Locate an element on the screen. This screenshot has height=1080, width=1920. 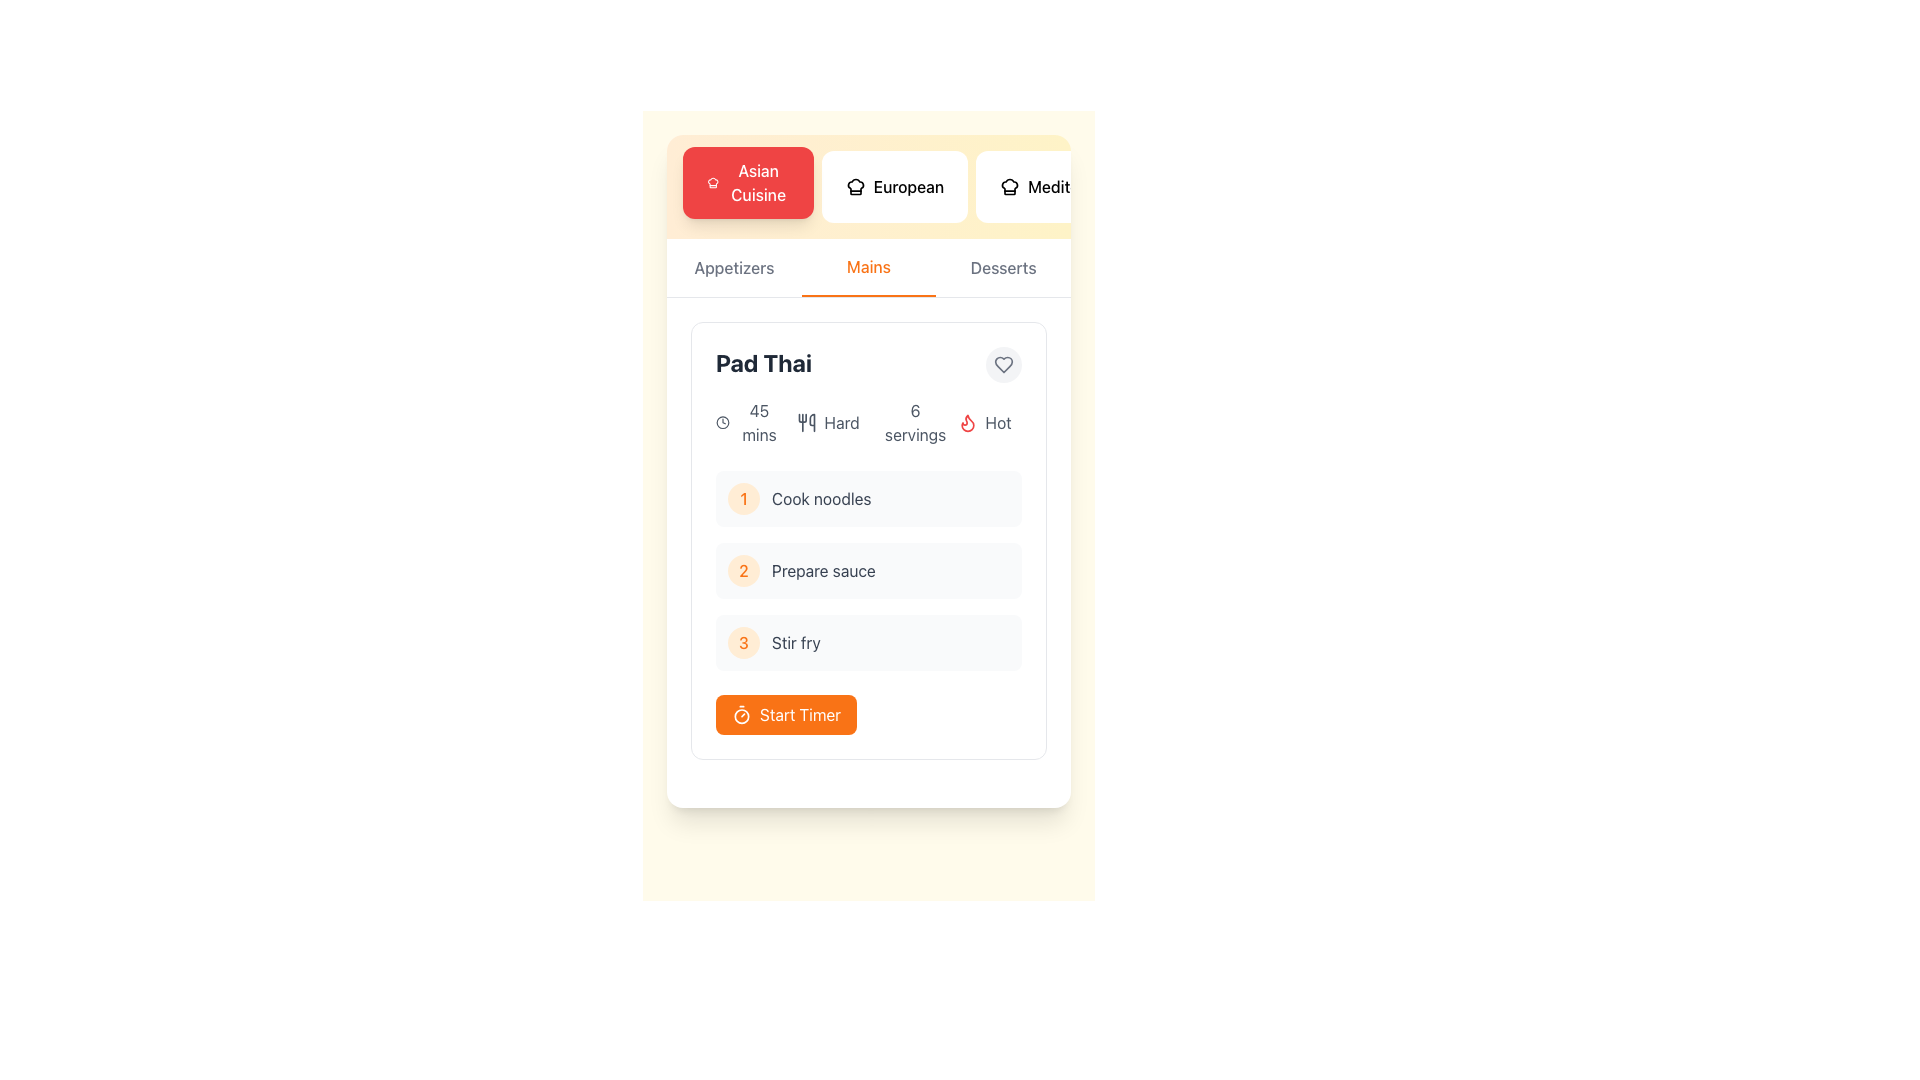
the clock icon representing the preparation time for the 'Pad Thai' recipe located in the upper-right portion of the card, just to the left of the '45 mins' text is located at coordinates (722, 422).